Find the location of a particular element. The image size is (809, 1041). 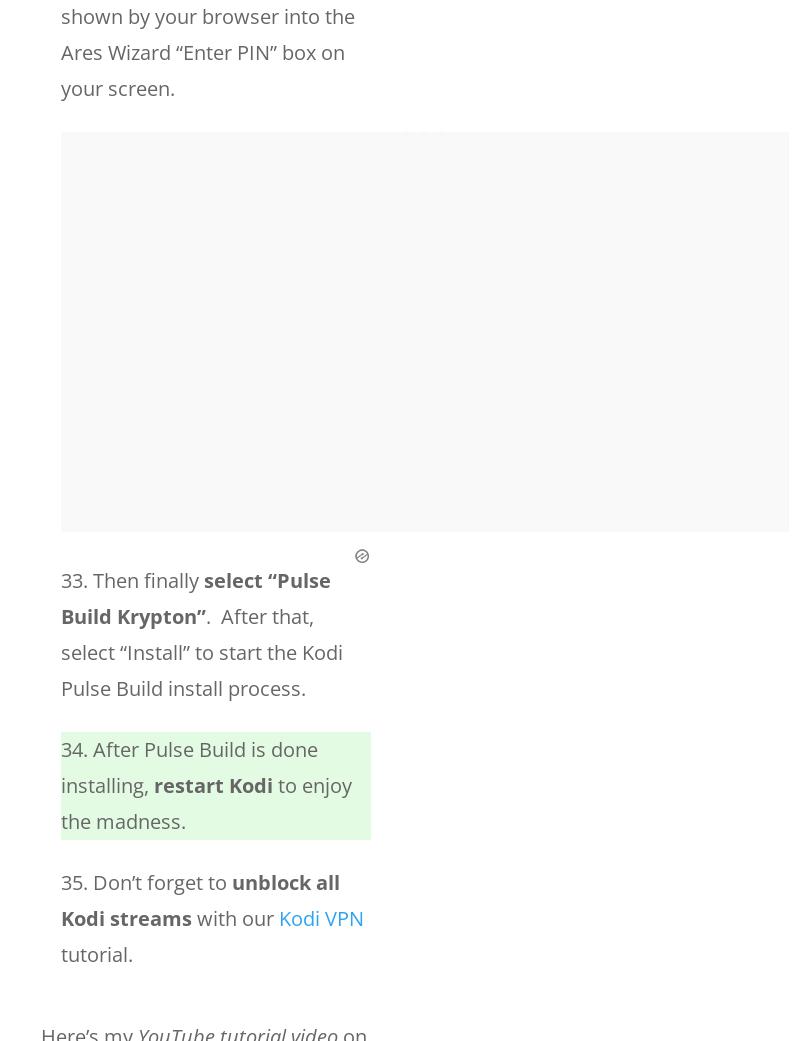

'After Pulse Build is done installing,' is located at coordinates (60, 767).